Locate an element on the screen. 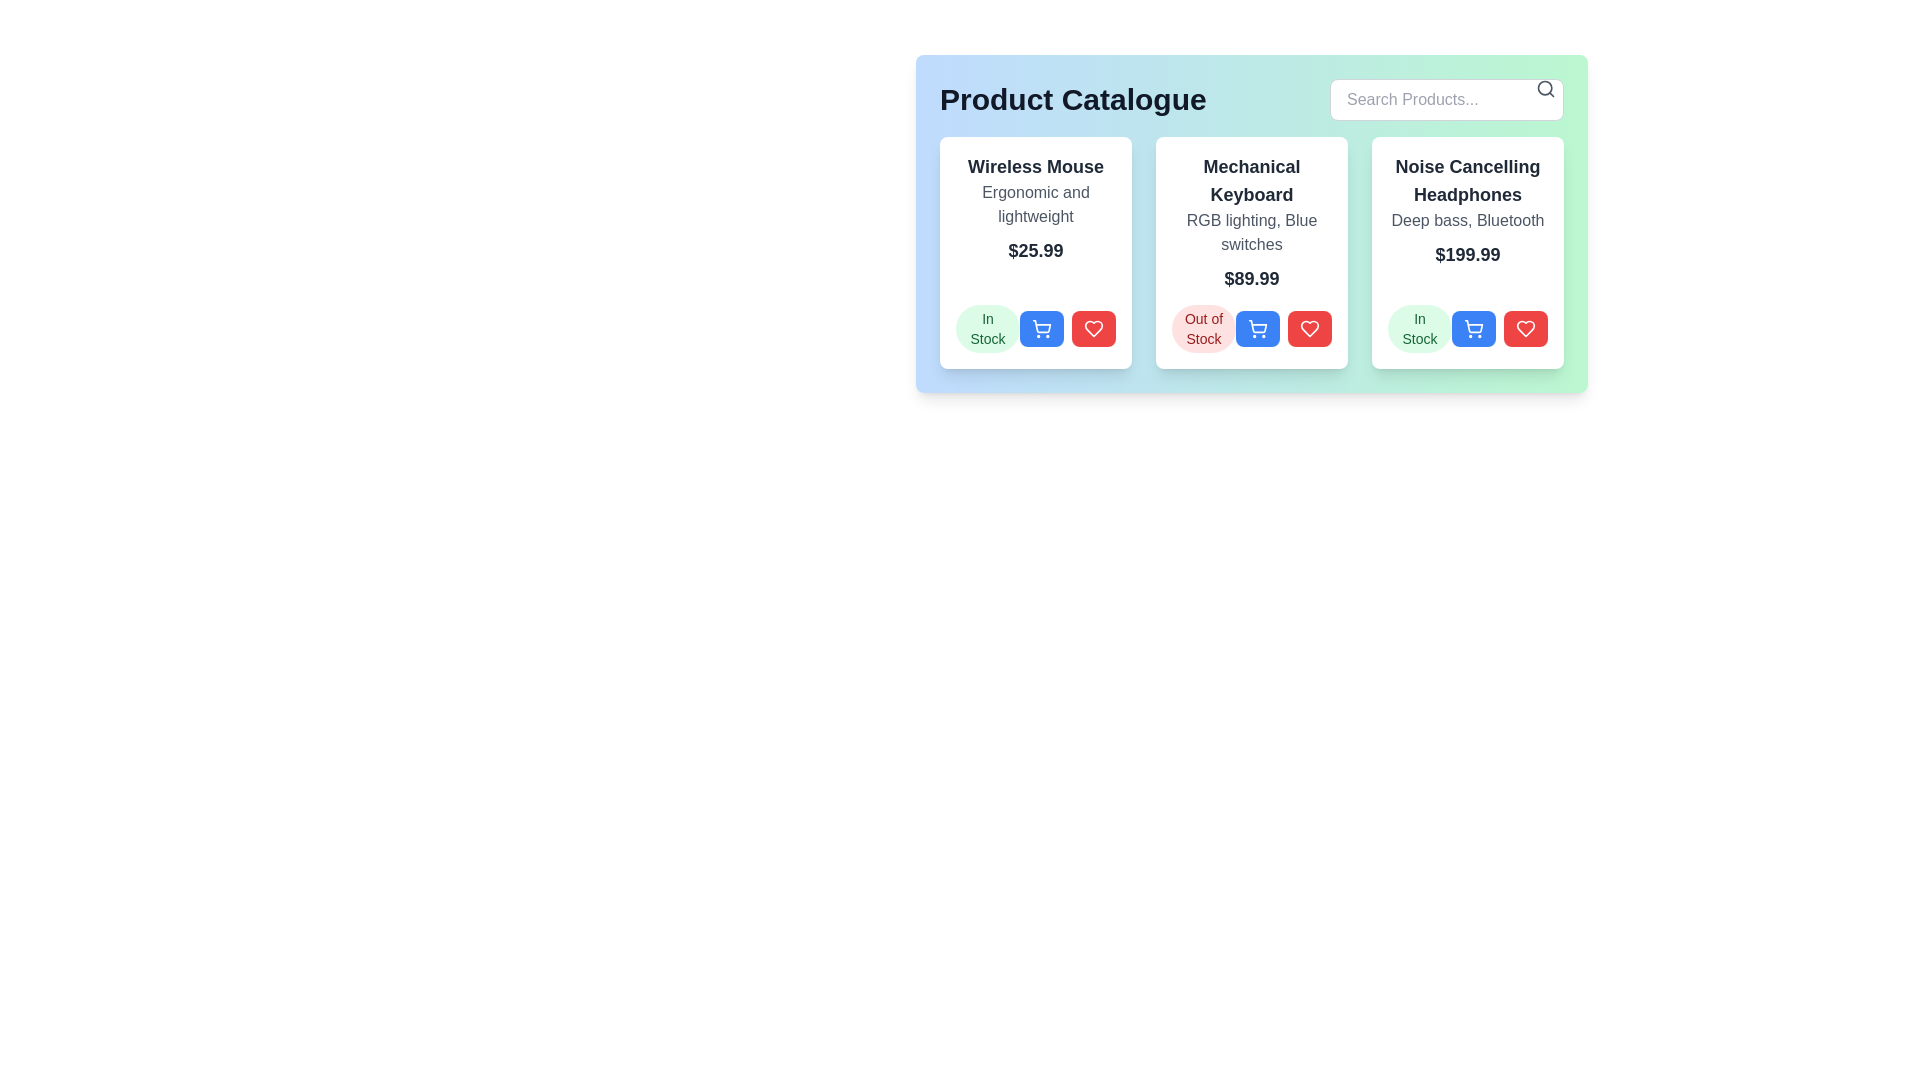 The width and height of the screenshot is (1920, 1080). the Status Badge with green background and 'In Stock' text located in the bottom-left section of the product card for 'Noise Cancelling Headphones' to get stock status information is located at coordinates (1419, 327).